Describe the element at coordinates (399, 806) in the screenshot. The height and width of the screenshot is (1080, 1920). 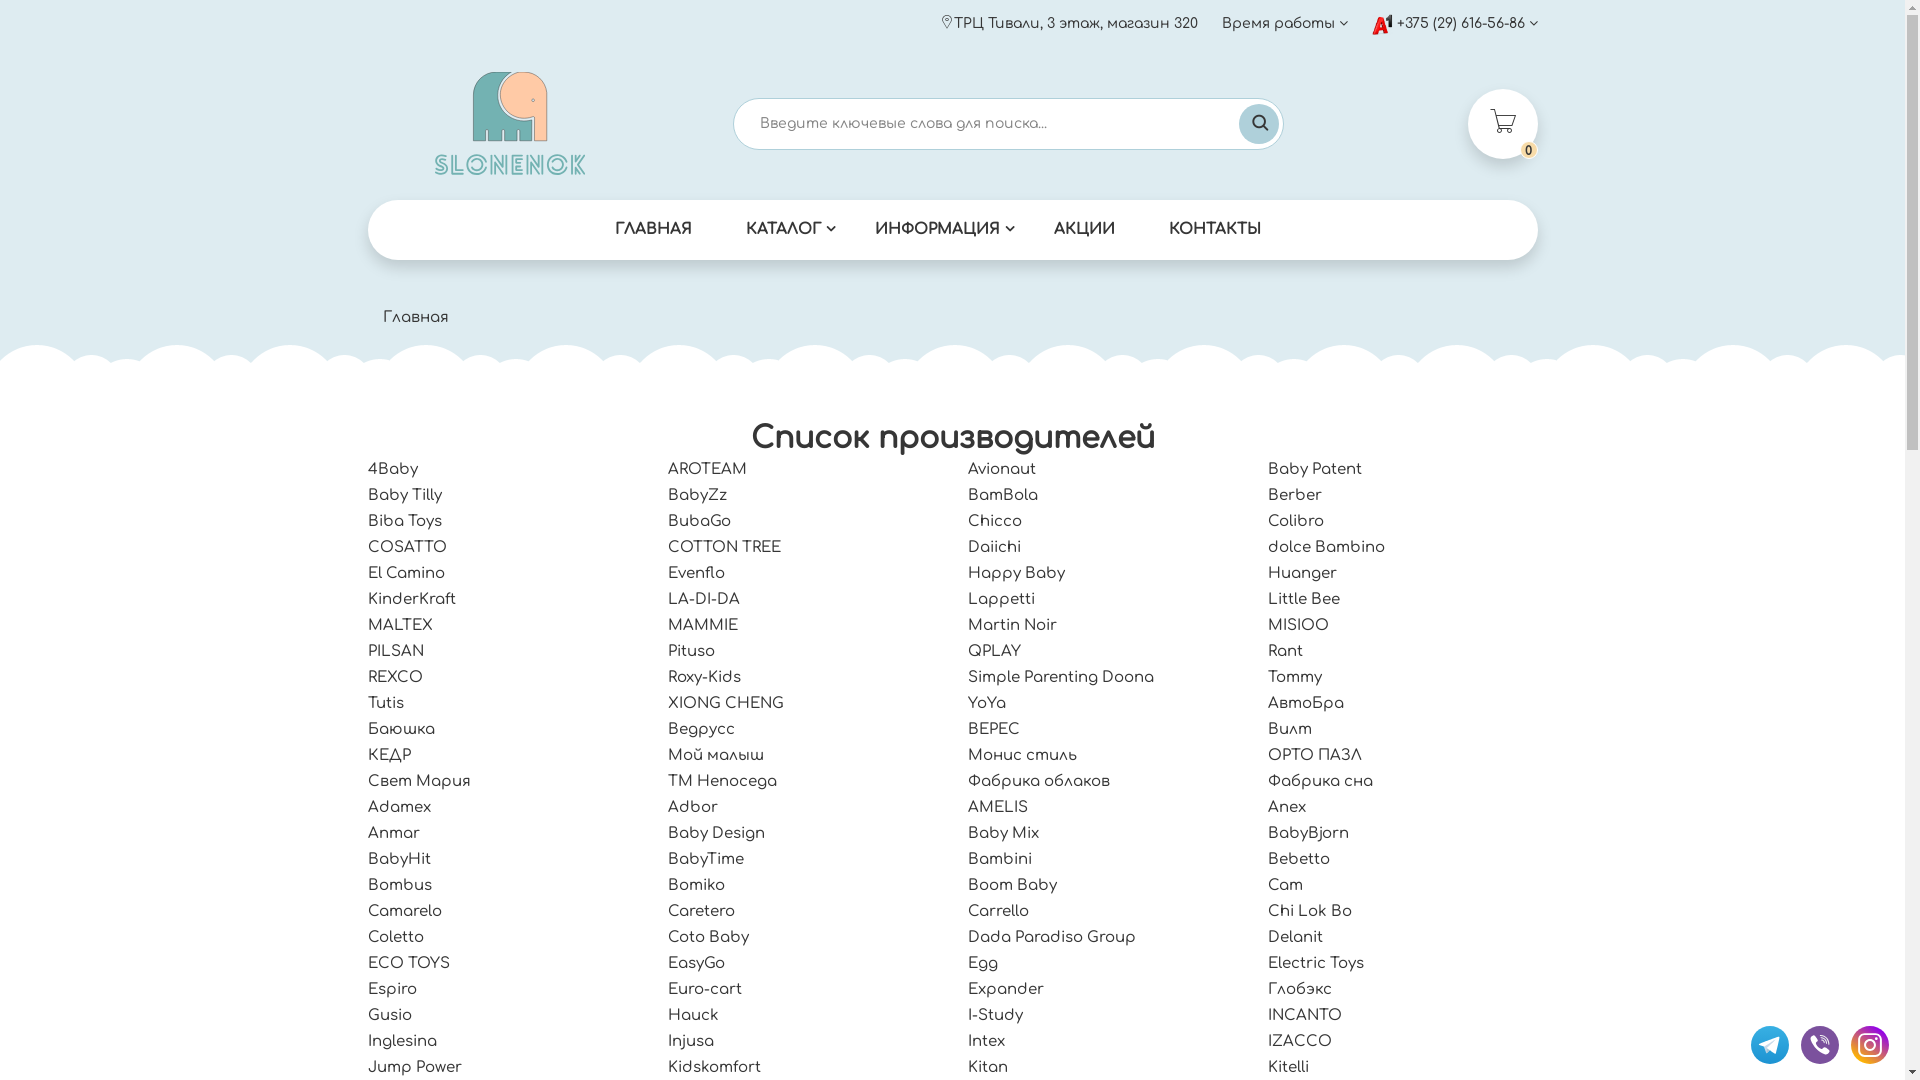
I see `'Adamex'` at that location.